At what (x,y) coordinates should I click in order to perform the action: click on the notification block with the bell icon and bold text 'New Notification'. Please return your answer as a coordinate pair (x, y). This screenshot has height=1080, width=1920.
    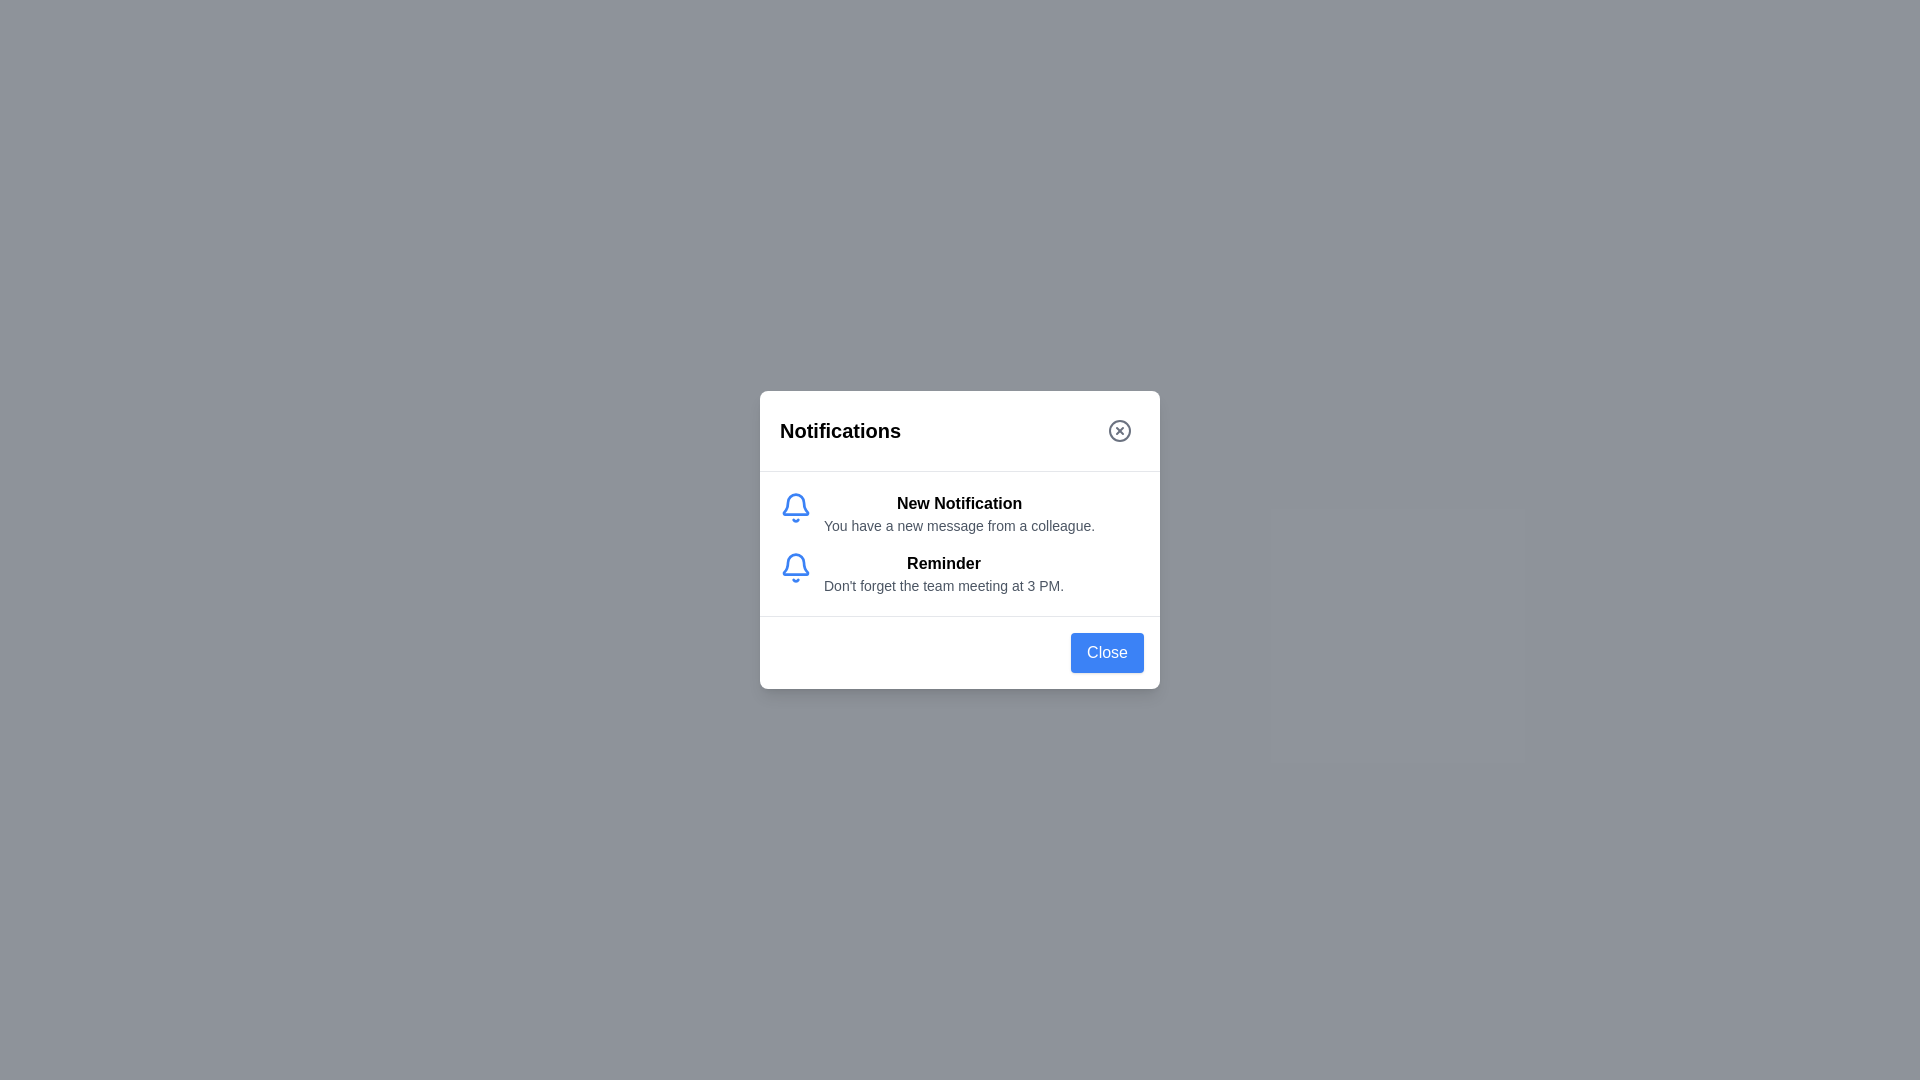
    Looking at the image, I should click on (960, 512).